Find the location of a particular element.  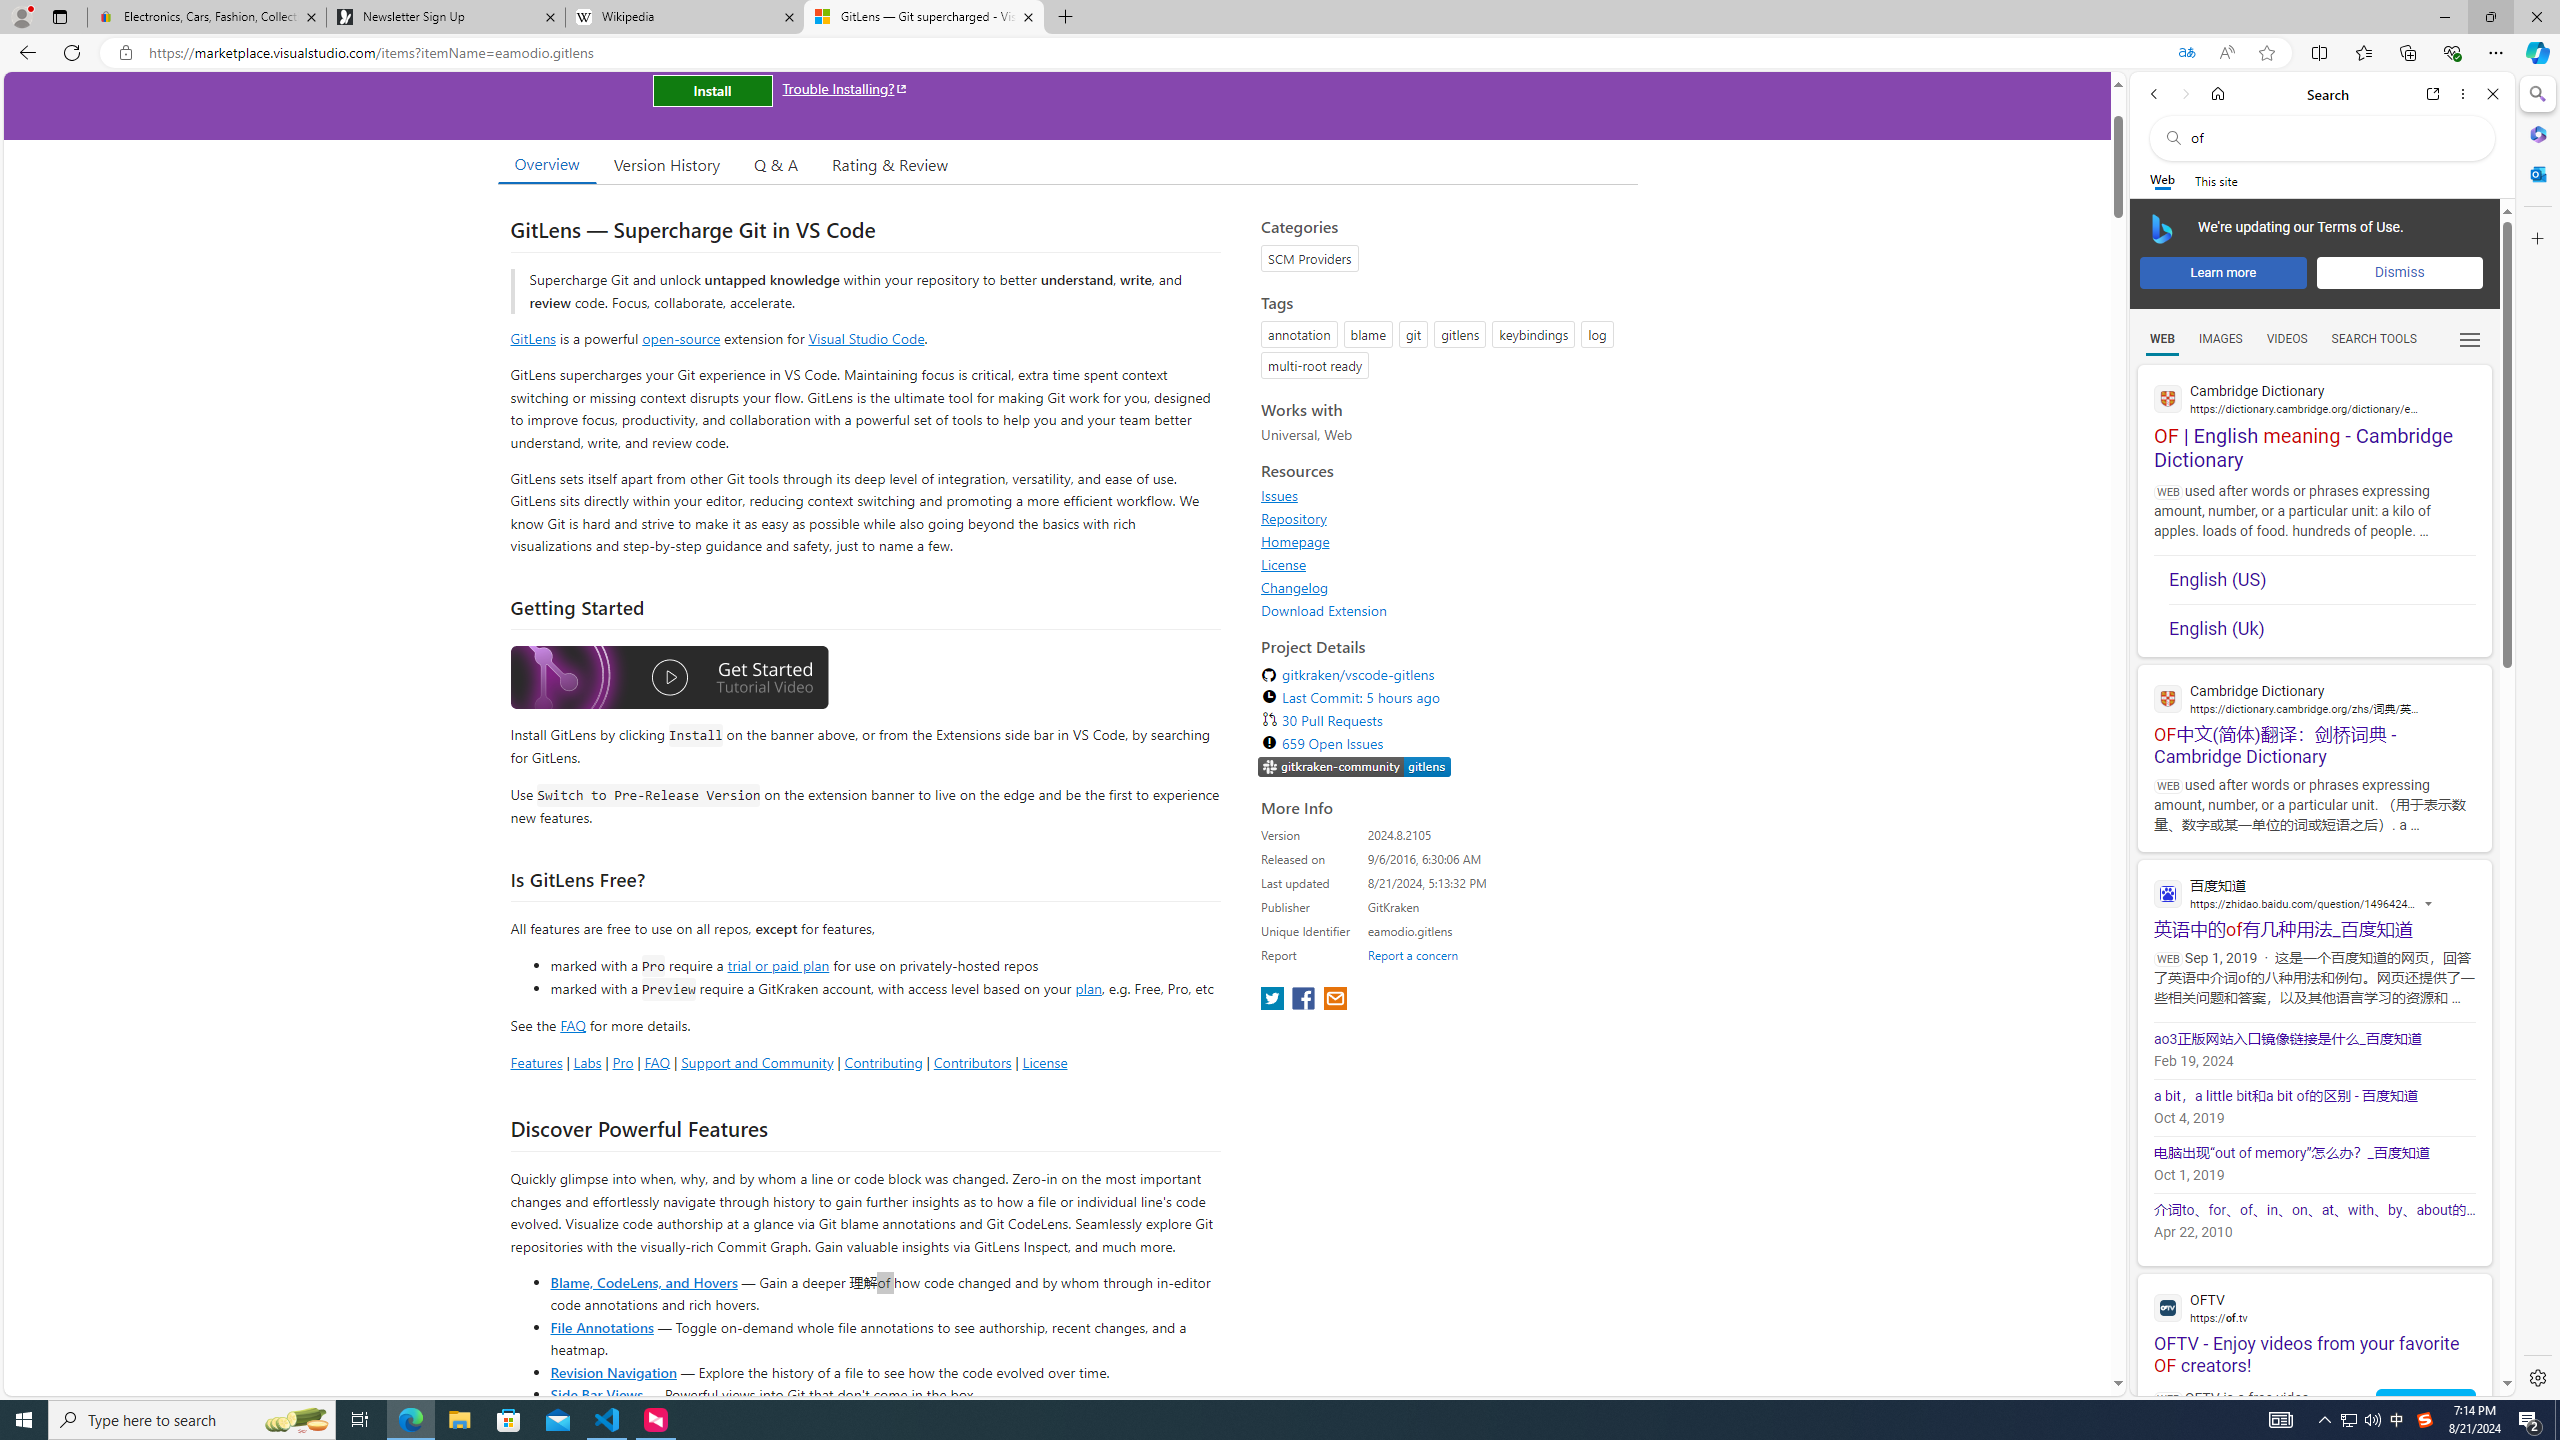

'Repository' is located at coordinates (1293, 517).